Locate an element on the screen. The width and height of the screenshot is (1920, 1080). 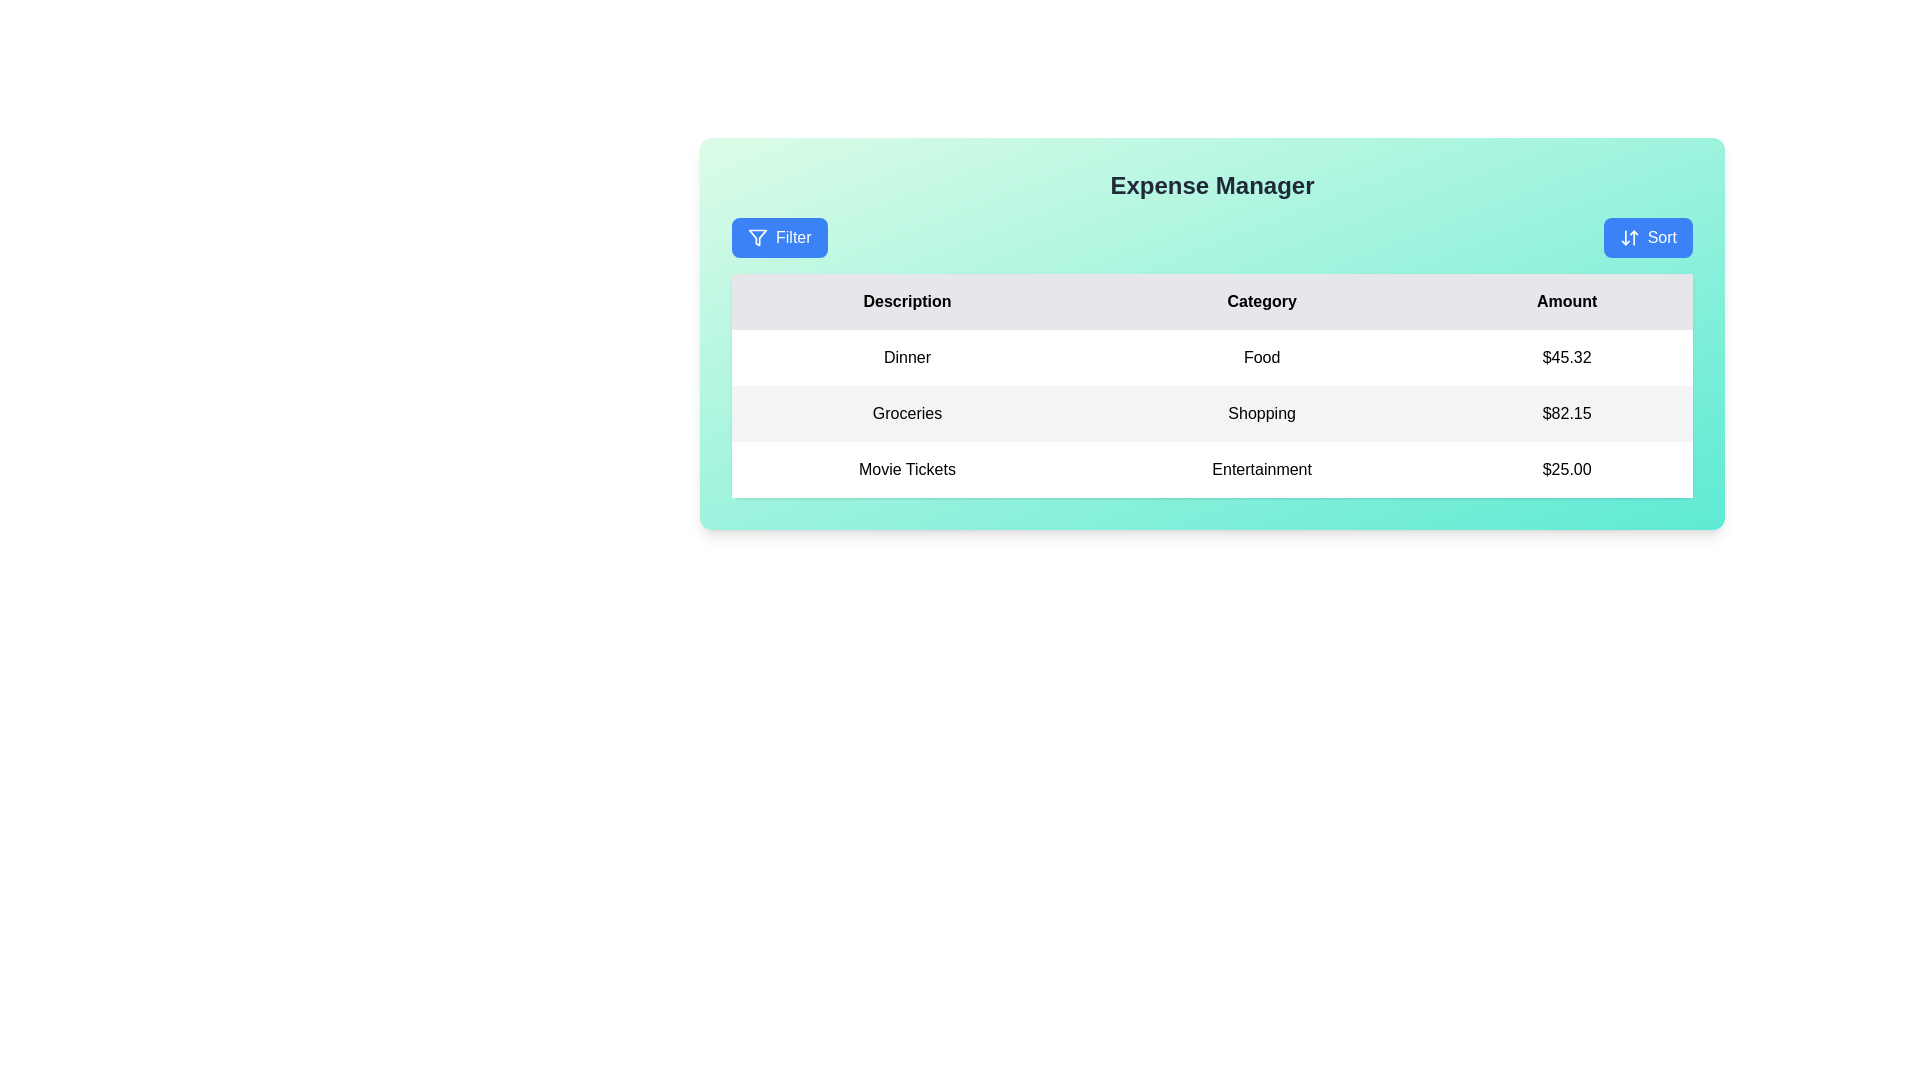
the Text Label indicating a category or description in the expenses table, which is the first sibling element in the leftmost column of its row is located at coordinates (906, 412).